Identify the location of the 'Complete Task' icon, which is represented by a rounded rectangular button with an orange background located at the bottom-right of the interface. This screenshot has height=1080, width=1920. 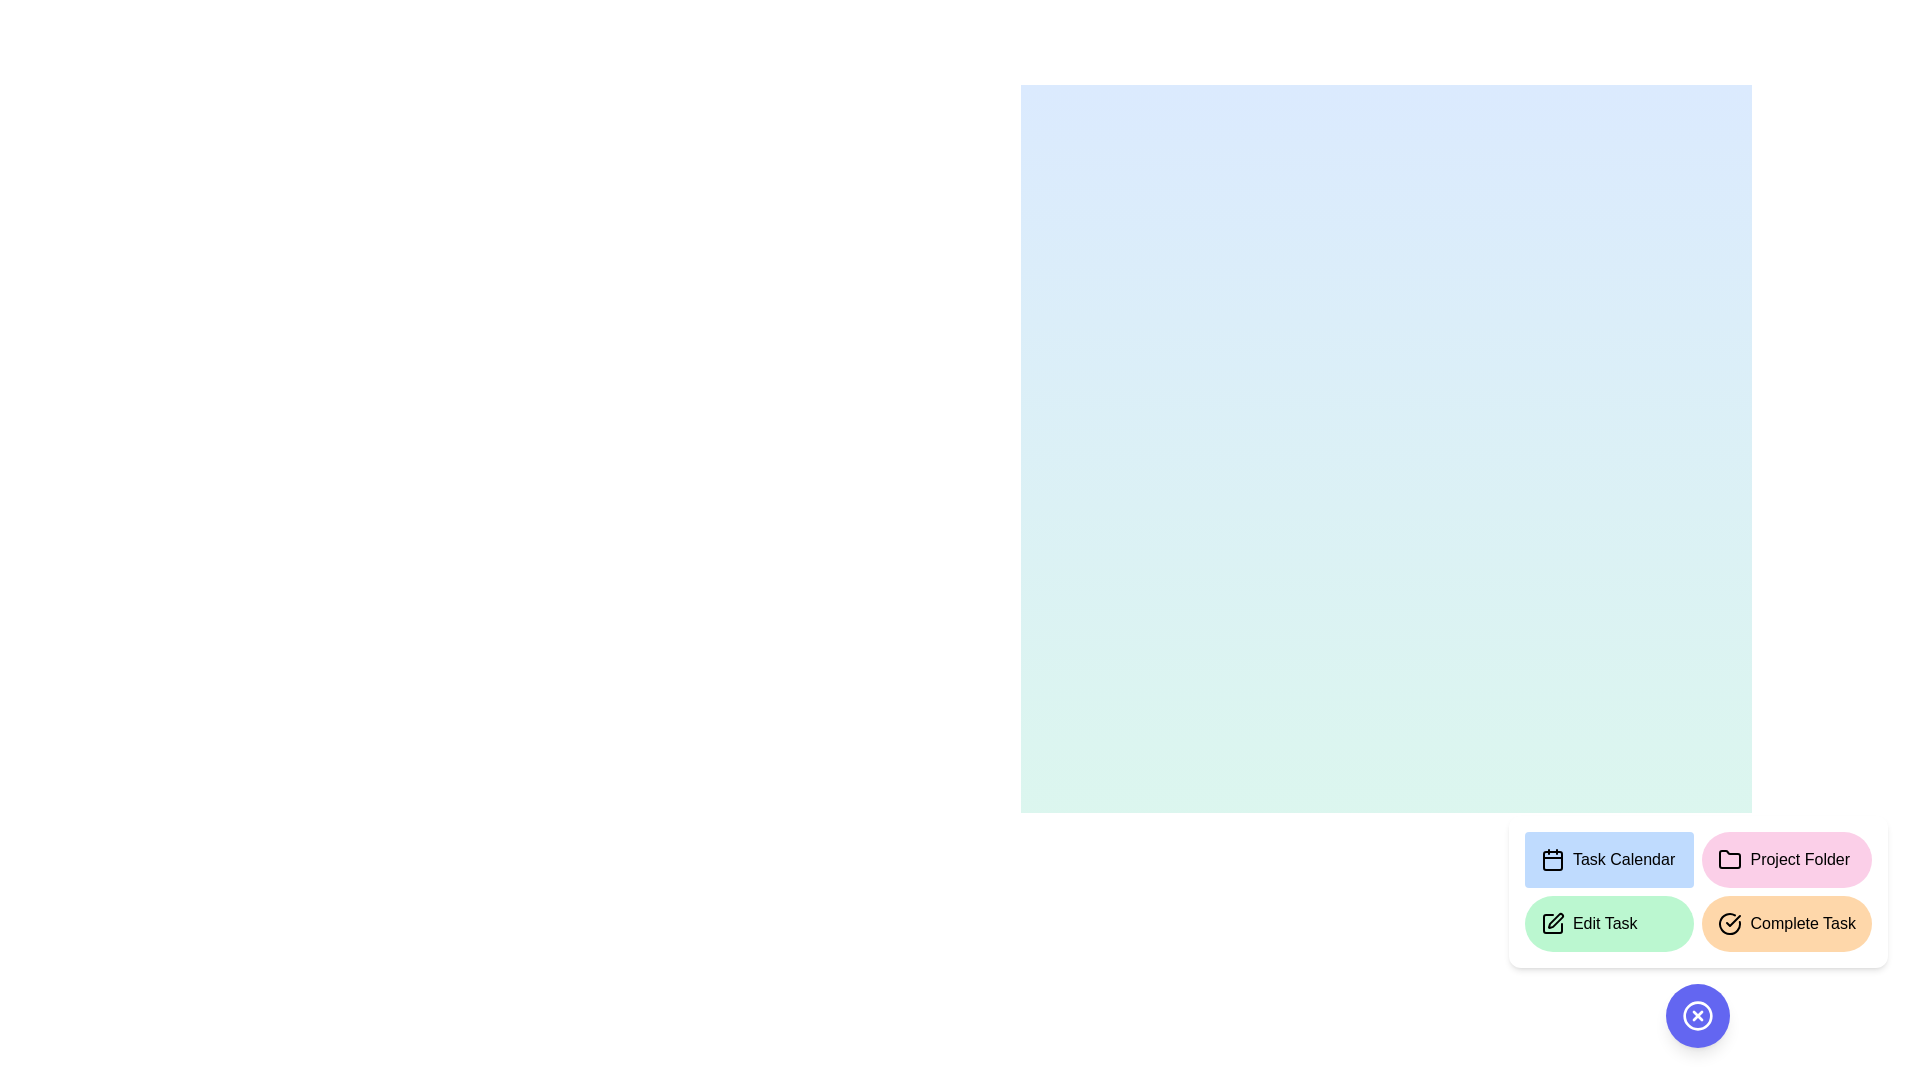
(1729, 924).